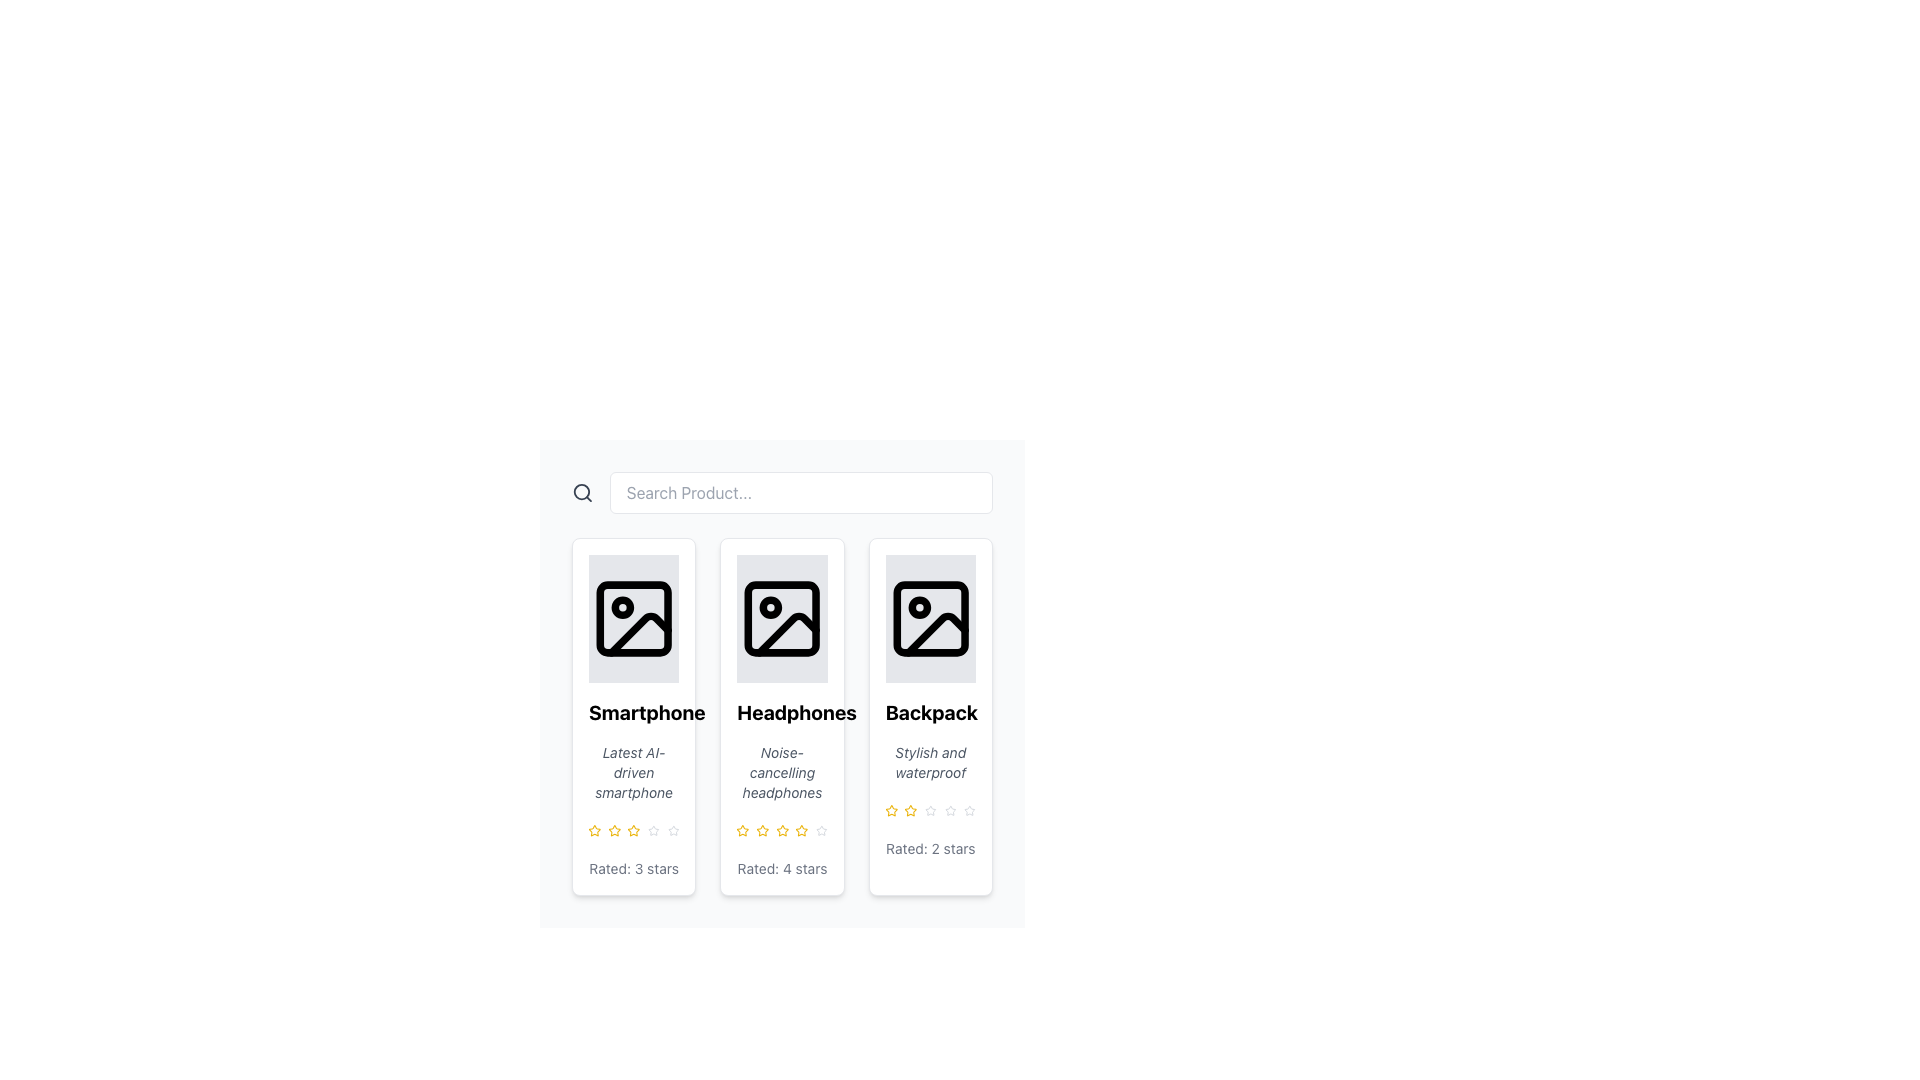  What do you see at coordinates (781, 617) in the screenshot?
I see `the decorative SVG rectangle element located in the 'Headphones' card of the grid layout, positioned towards the upper left corner of the placeholder graphic` at bounding box center [781, 617].